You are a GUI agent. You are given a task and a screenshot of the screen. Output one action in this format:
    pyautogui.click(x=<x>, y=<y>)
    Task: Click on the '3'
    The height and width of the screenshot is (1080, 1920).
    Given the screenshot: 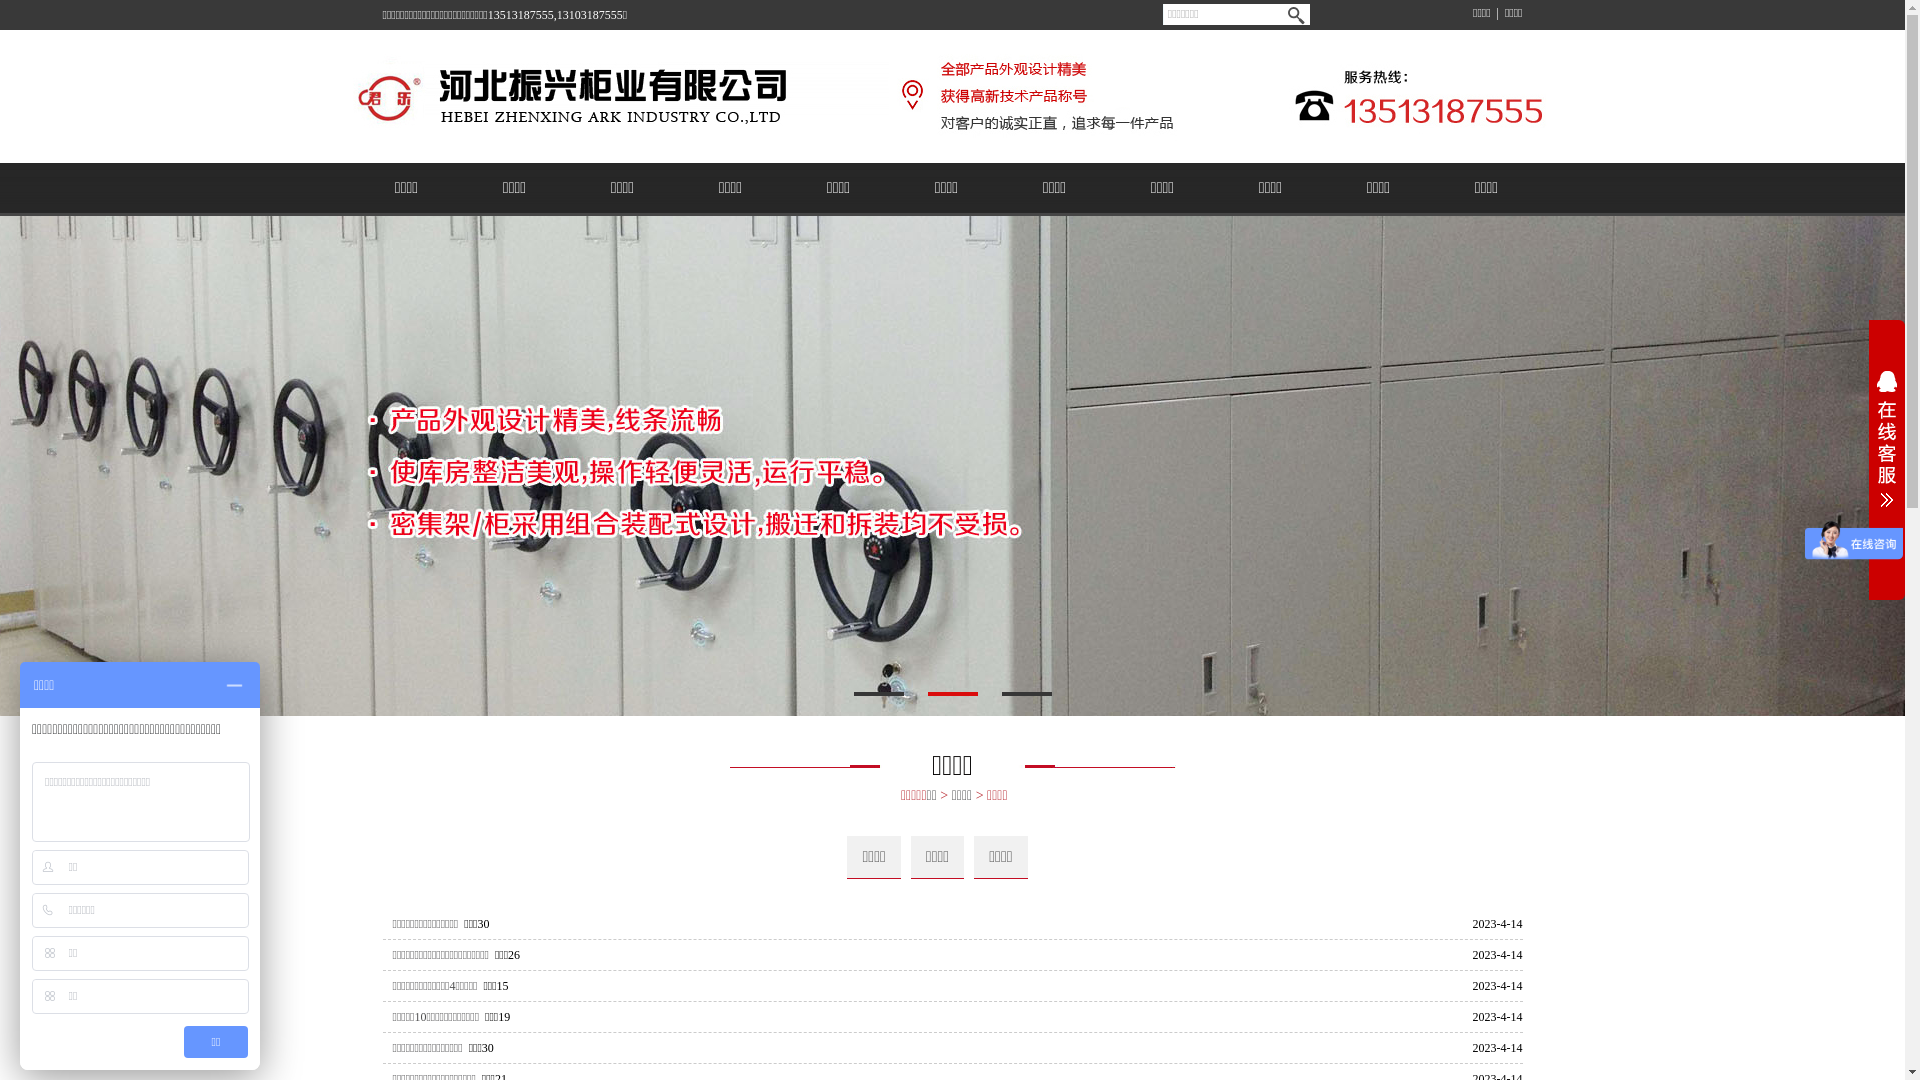 What is the action you would take?
    pyautogui.click(x=1027, y=693)
    